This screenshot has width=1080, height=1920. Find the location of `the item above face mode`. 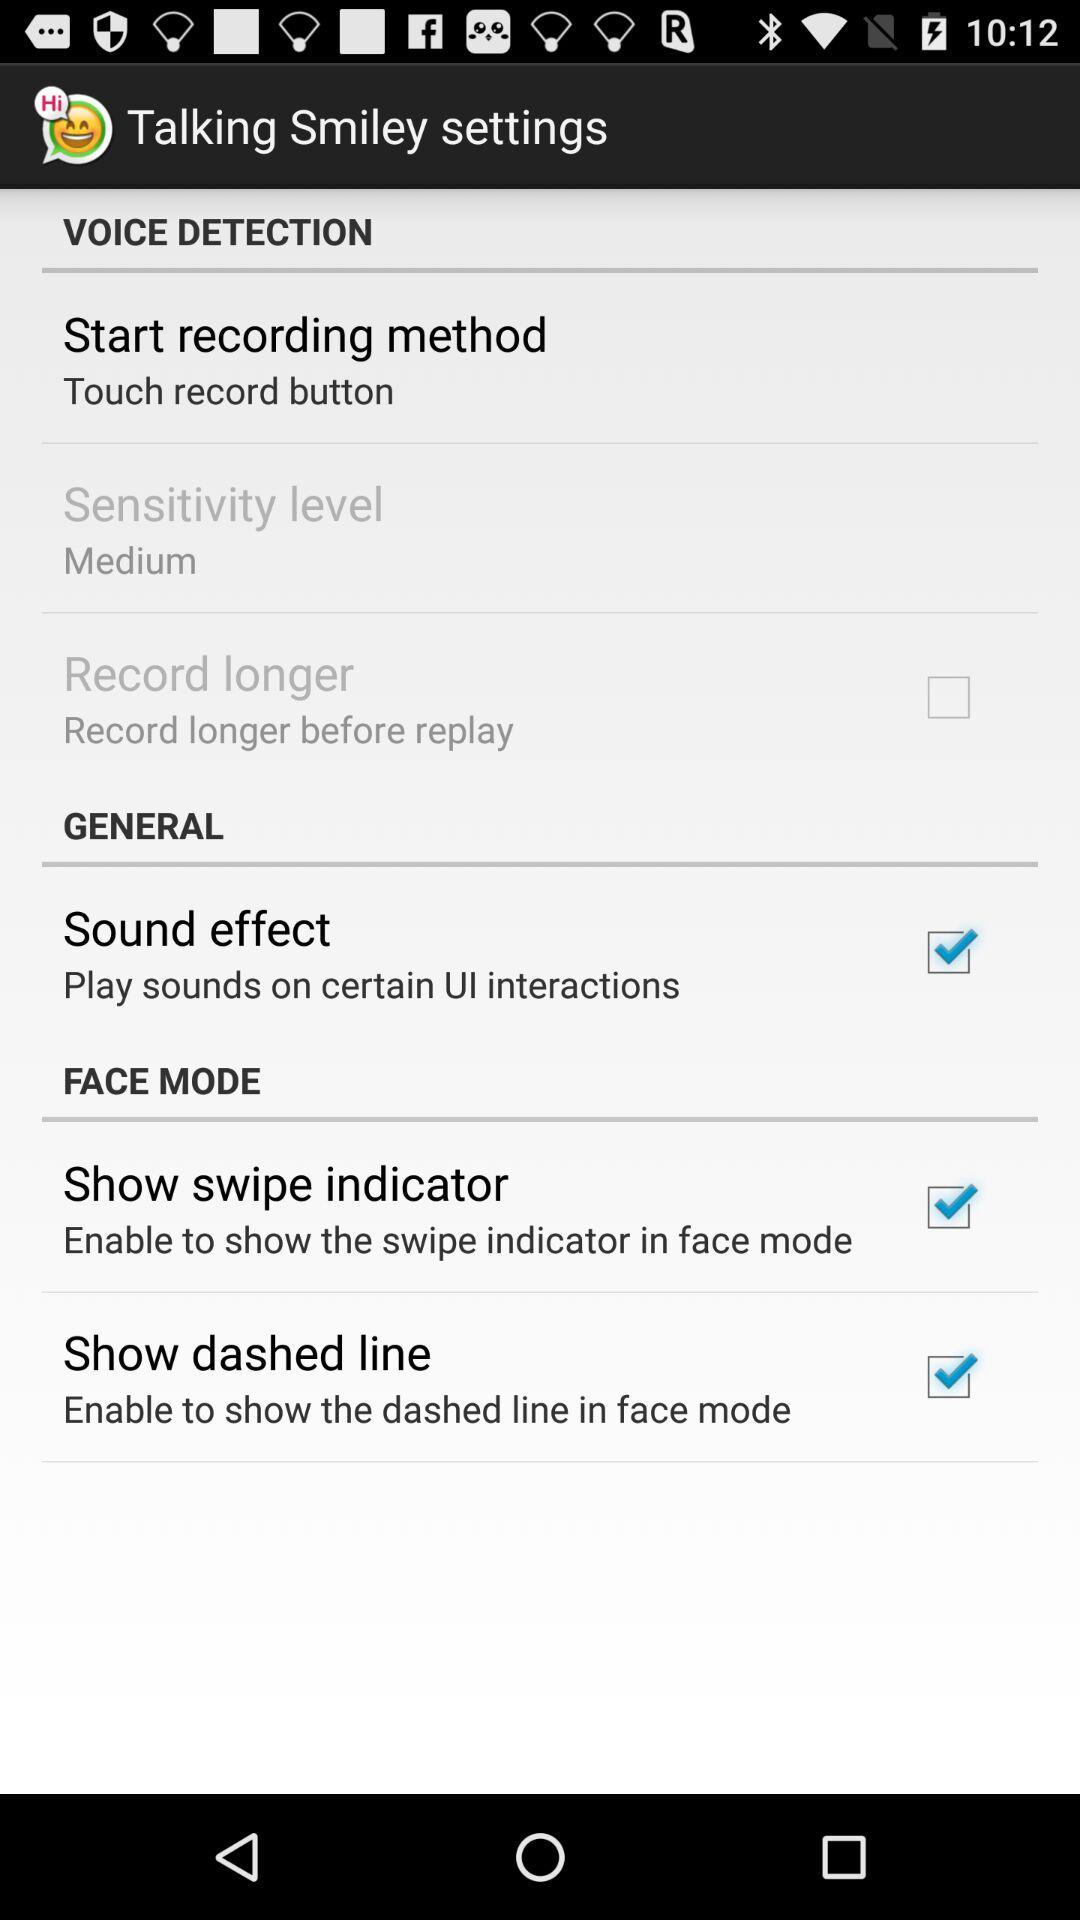

the item above face mode is located at coordinates (371, 983).